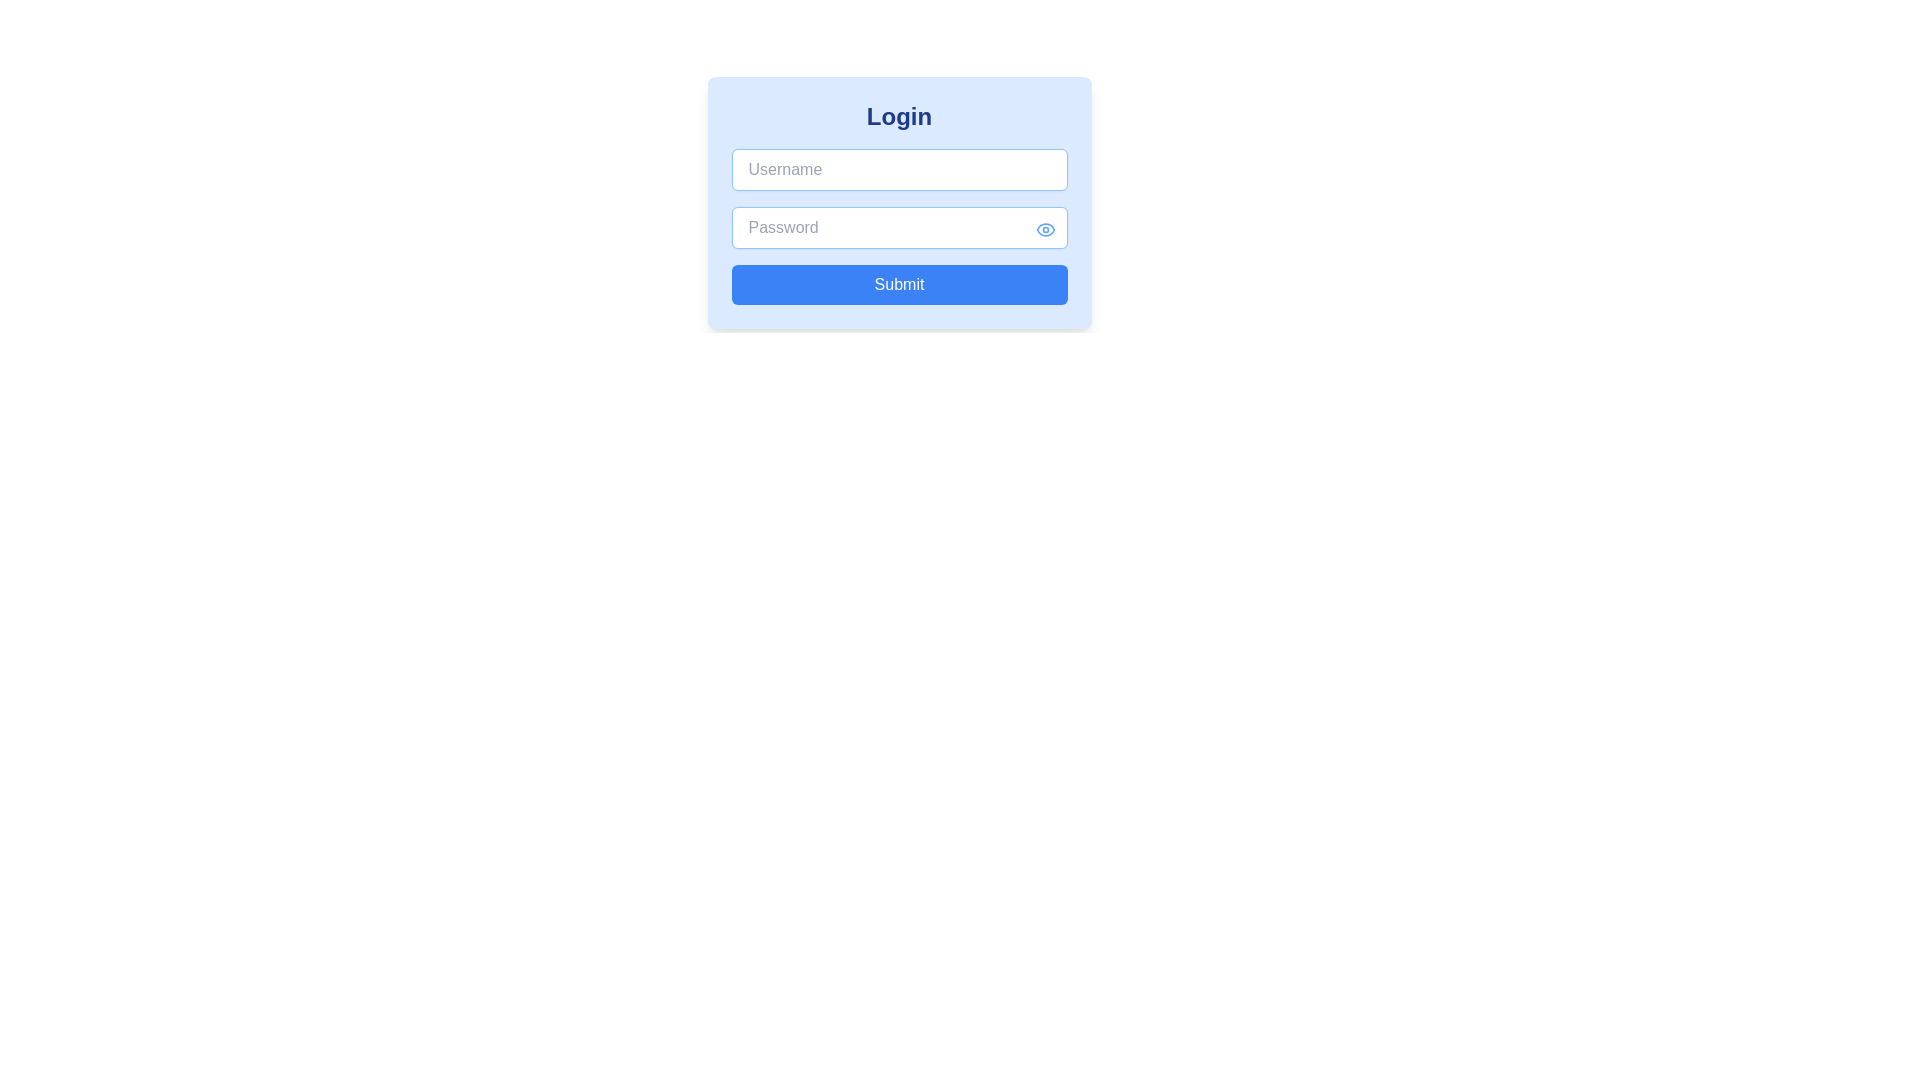  What do you see at coordinates (1044, 228) in the screenshot?
I see `the eye-shaped icon within the login form interface` at bounding box center [1044, 228].